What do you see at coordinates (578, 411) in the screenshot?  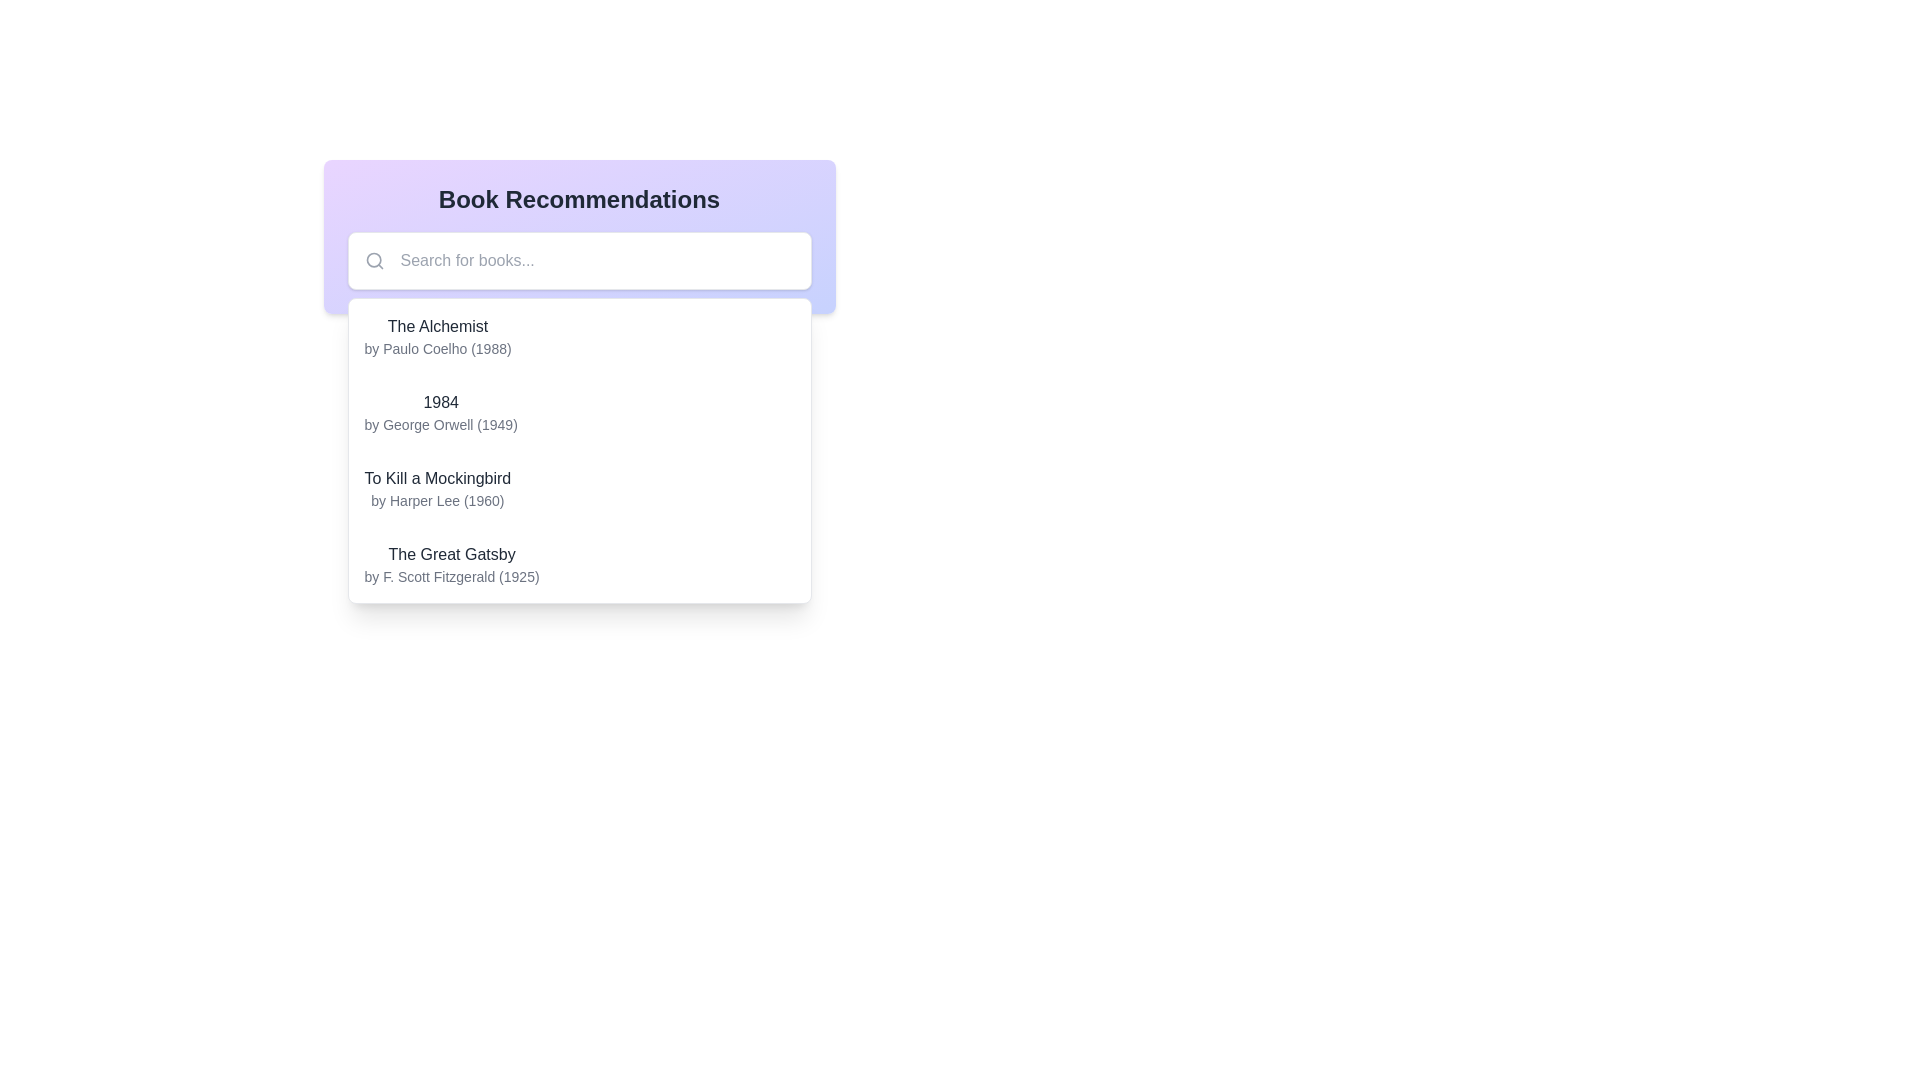 I see `the second item` at bounding box center [578, 411].